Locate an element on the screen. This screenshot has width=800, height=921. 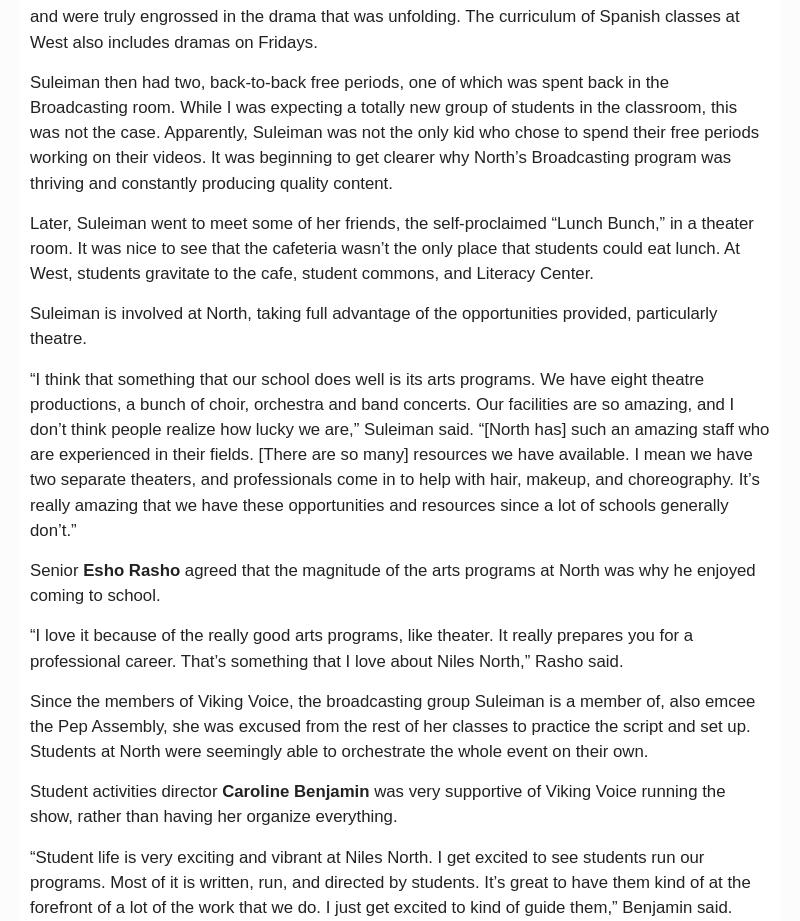
'Later, Suleiman went to meet some of her friends, the self-proclaimed “Lunch Bunch,” in a theater room. It was nice to see that the cafeteria wasn’t the only place that students could eat lunch. At West, students gravitate to the cafe, student commons, and Literacy Center.' is located at coordinates (390, 247).